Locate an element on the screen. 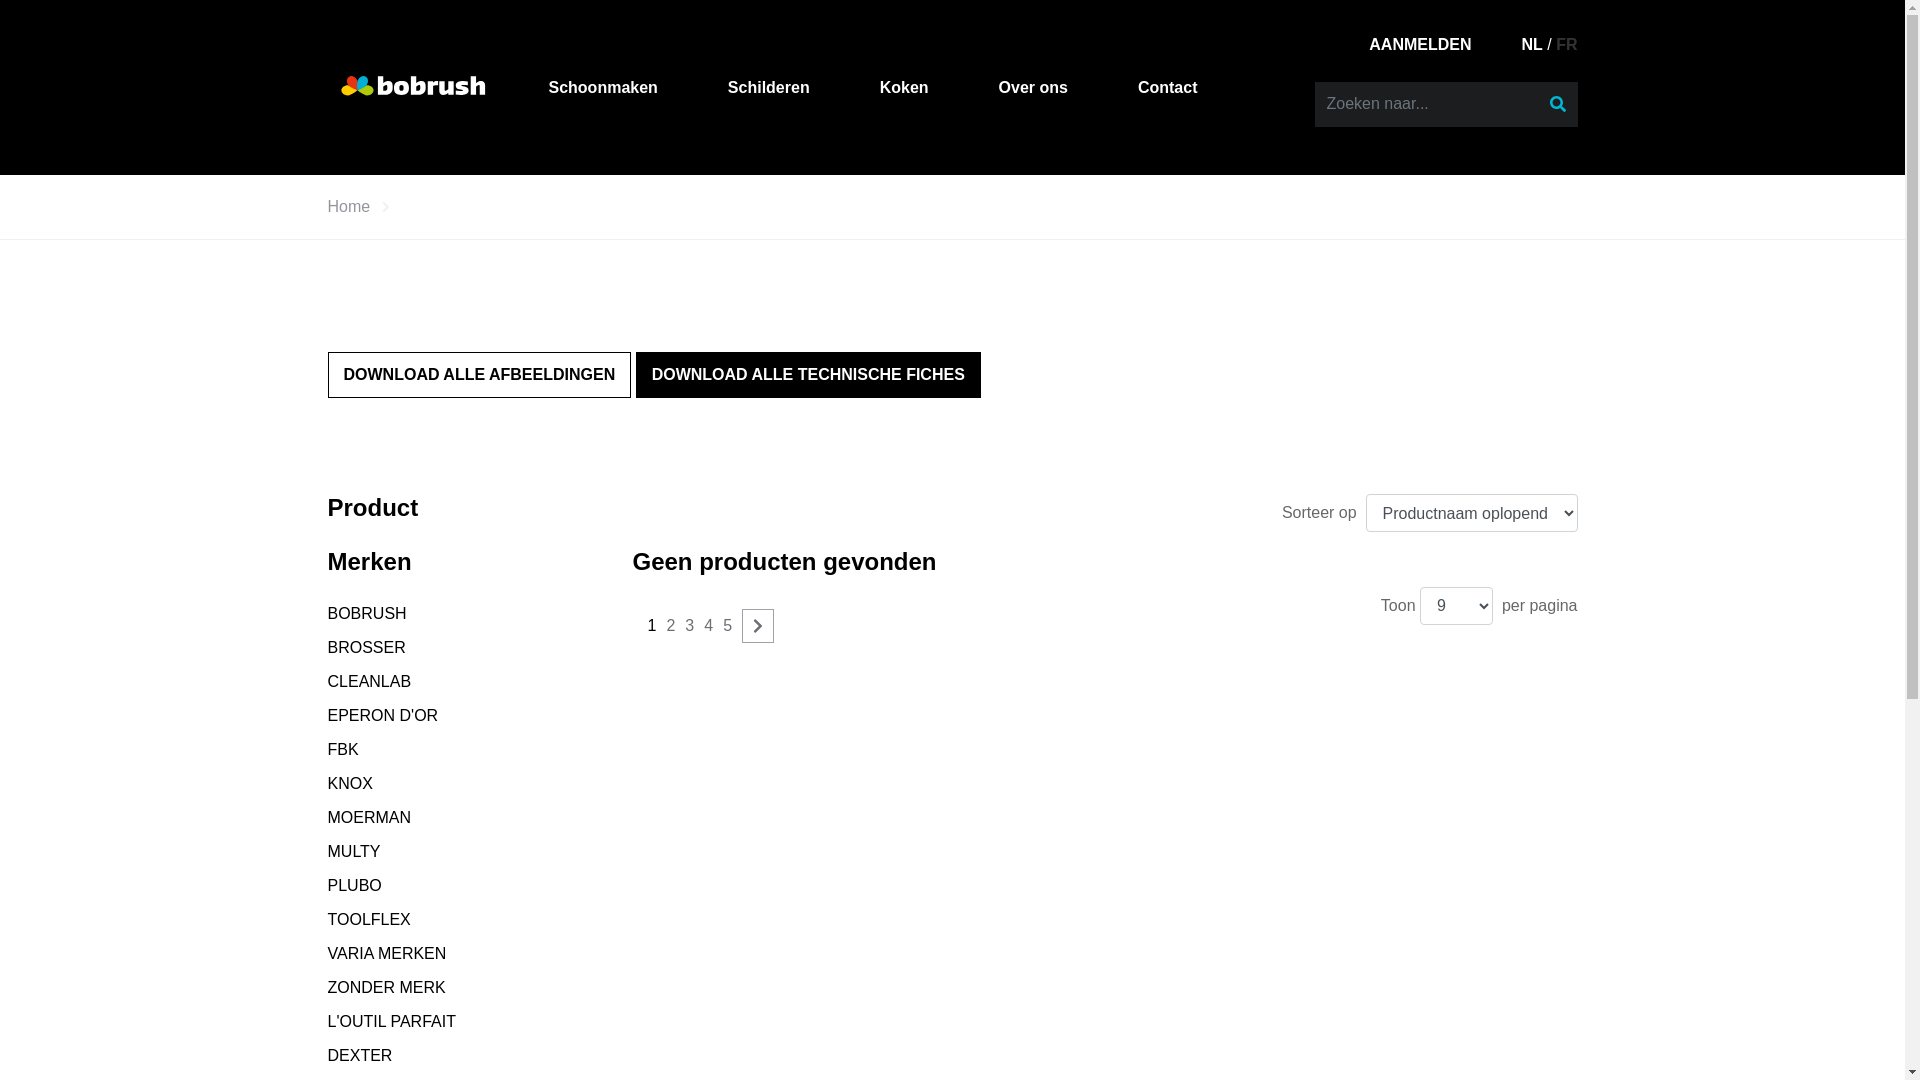  'ZONDER MERK' is located at coordinates (387, 986).